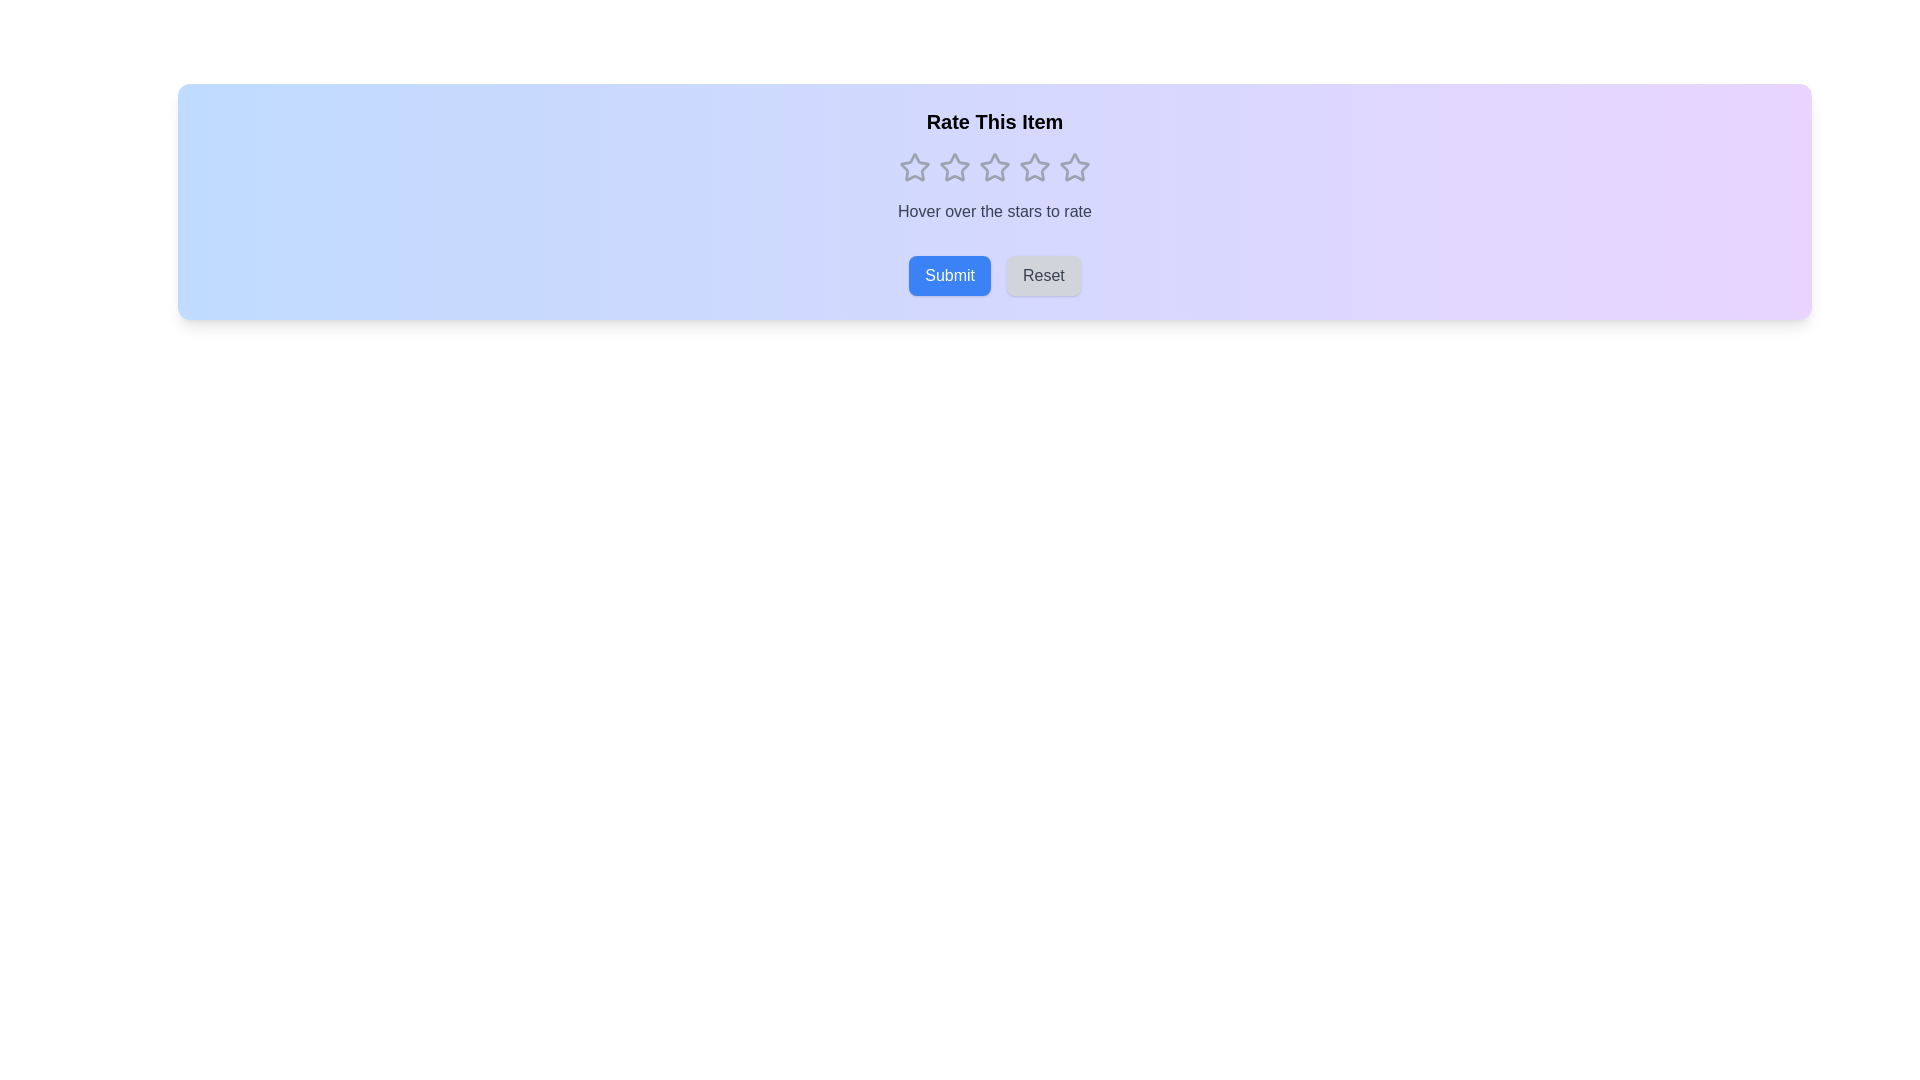 This screenshot has height=1080, width=1920. Describe the element at coordinates (1042, 276) in the screenshot. I see `the 'Reset' button, which is a rectangular button with rounded corners and a gray background, located at the bottom center of the interface, to reset the inputs` at that location.